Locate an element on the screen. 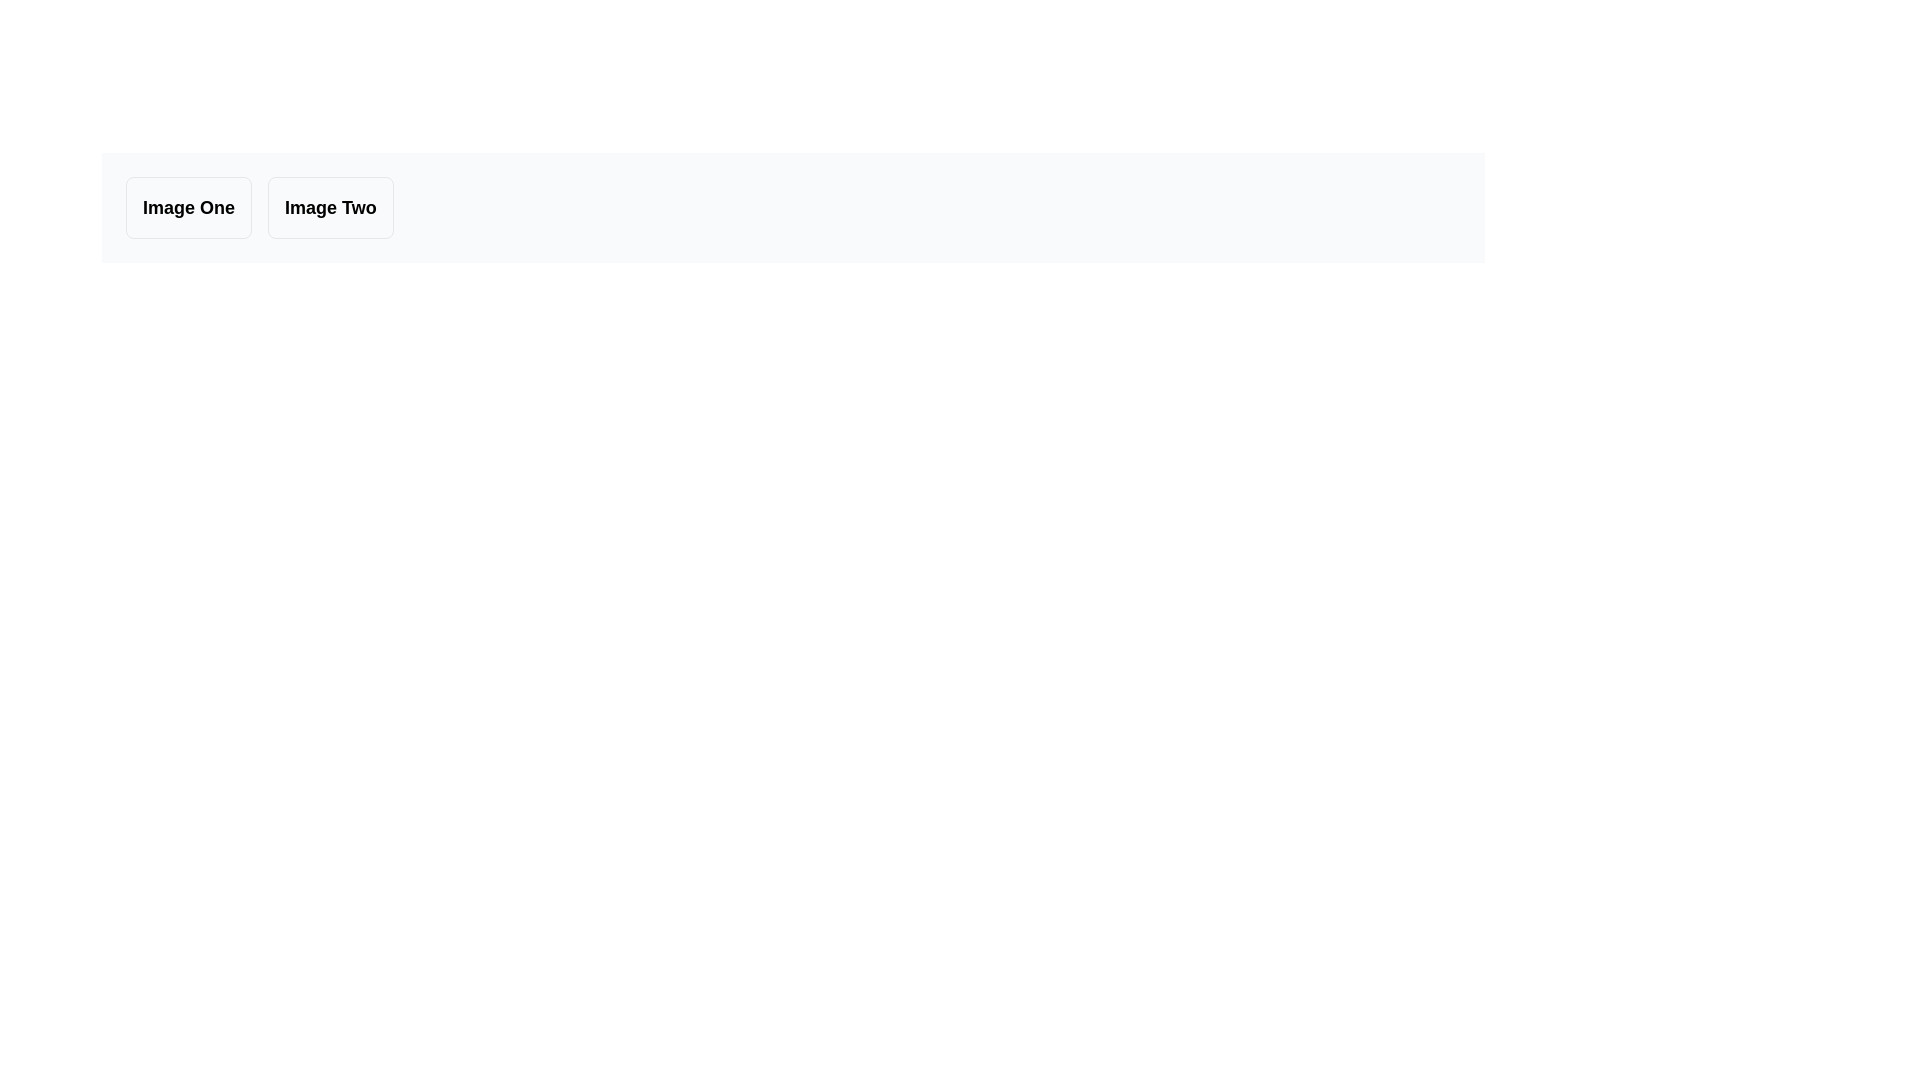 The image size is (1920, 1080). the Text Label that serves as a heading within the second card, providing identification for the card's content, located to the right of the card containing 'Image One' is located at coordinates (330, 208).